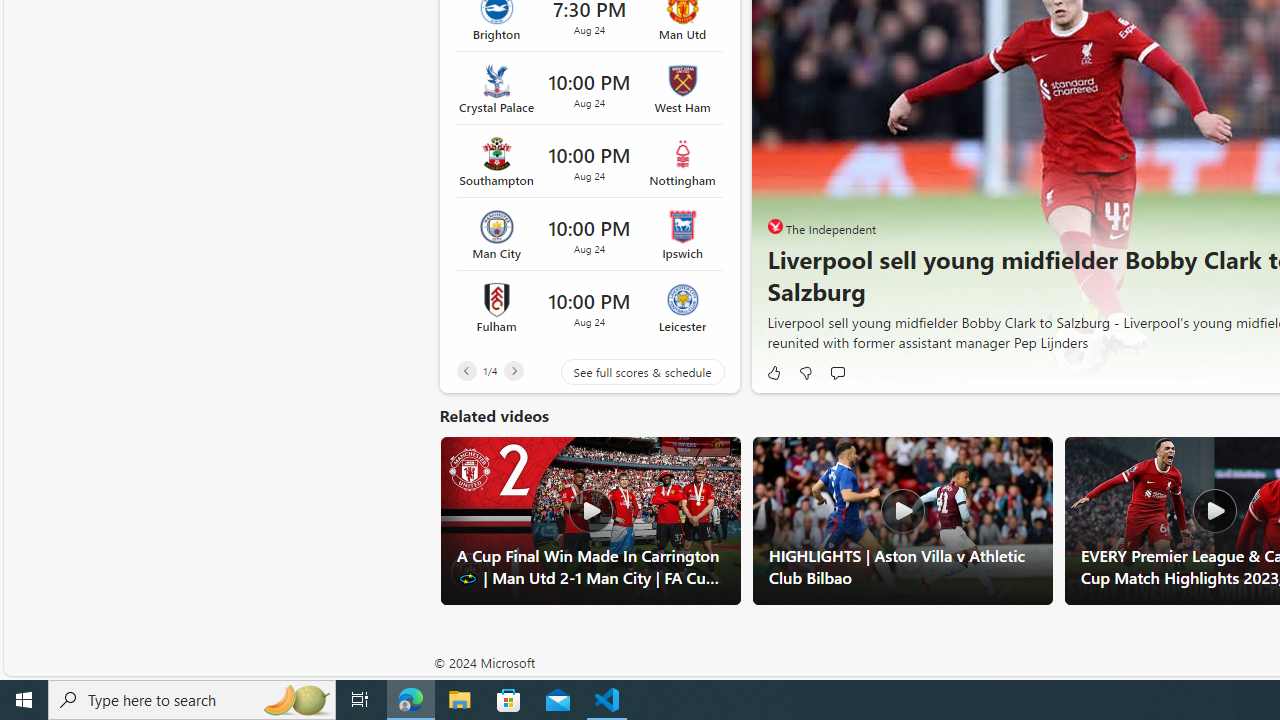 This screenshot has height=720, width=1280. Describe the element at coordinates (588, 307) in the screenshot. I see `'Fulham vs Leicester Time 10:00 PM Date Aug 24'` at that location.